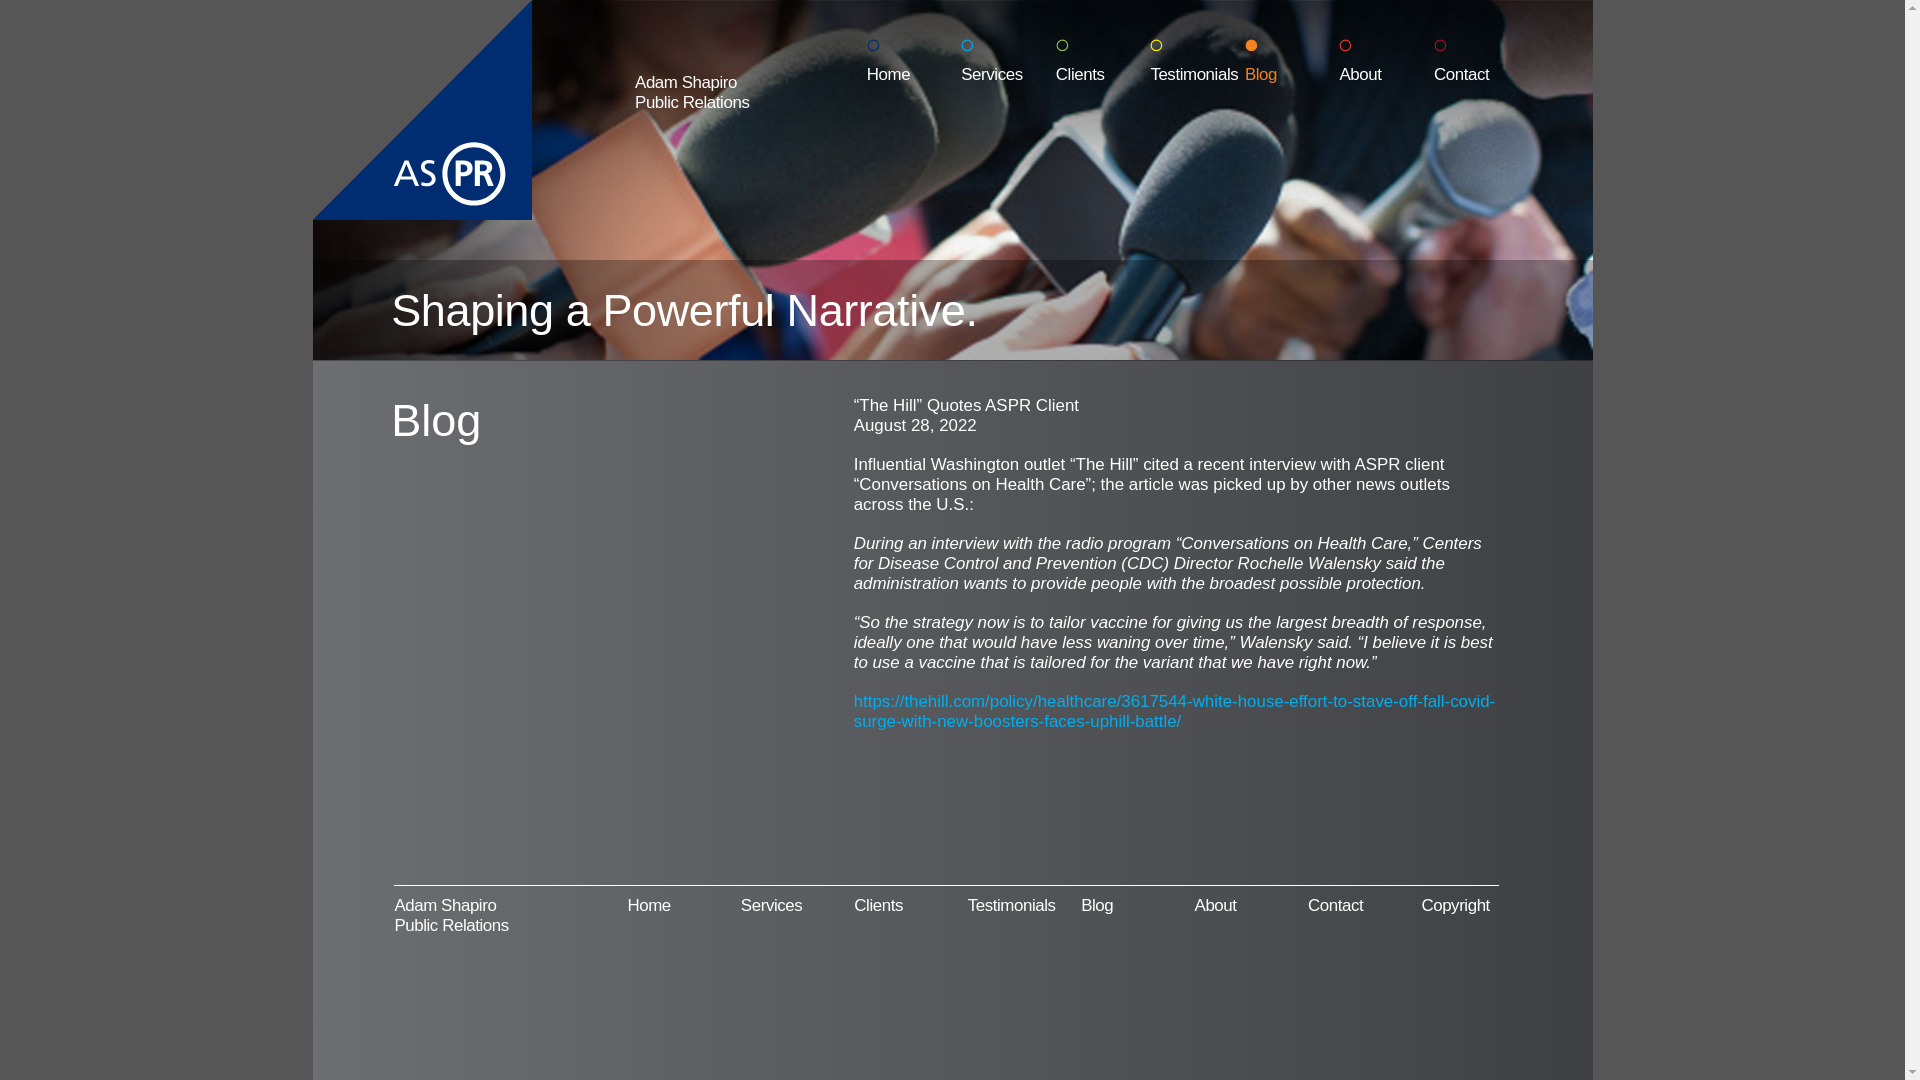 This screenshot has width=1920, height=1080. What do you see at coordinates (1481, 60) in the screenshot?
I see `'Contact'` at bounding box center [1481, 60].